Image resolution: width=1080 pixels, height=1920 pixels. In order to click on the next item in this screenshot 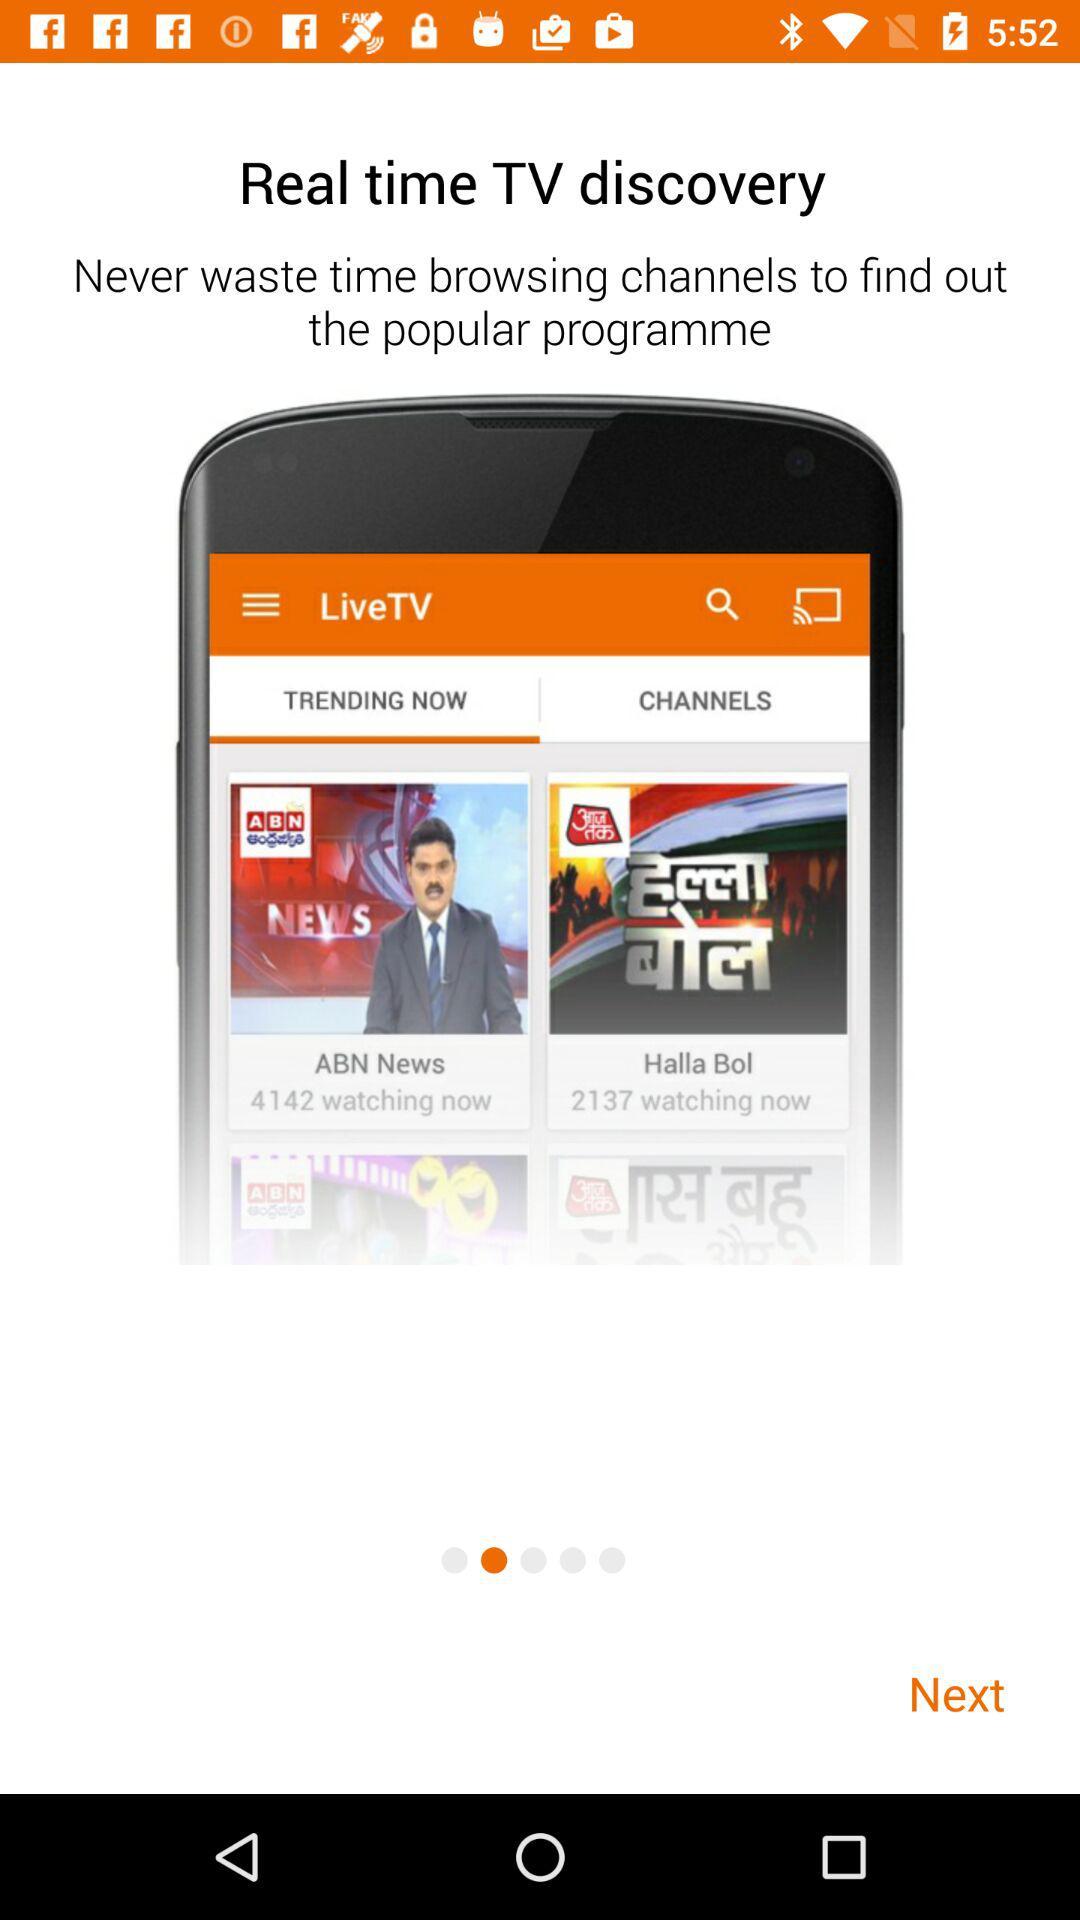, I will do `click(955, 1692)`.